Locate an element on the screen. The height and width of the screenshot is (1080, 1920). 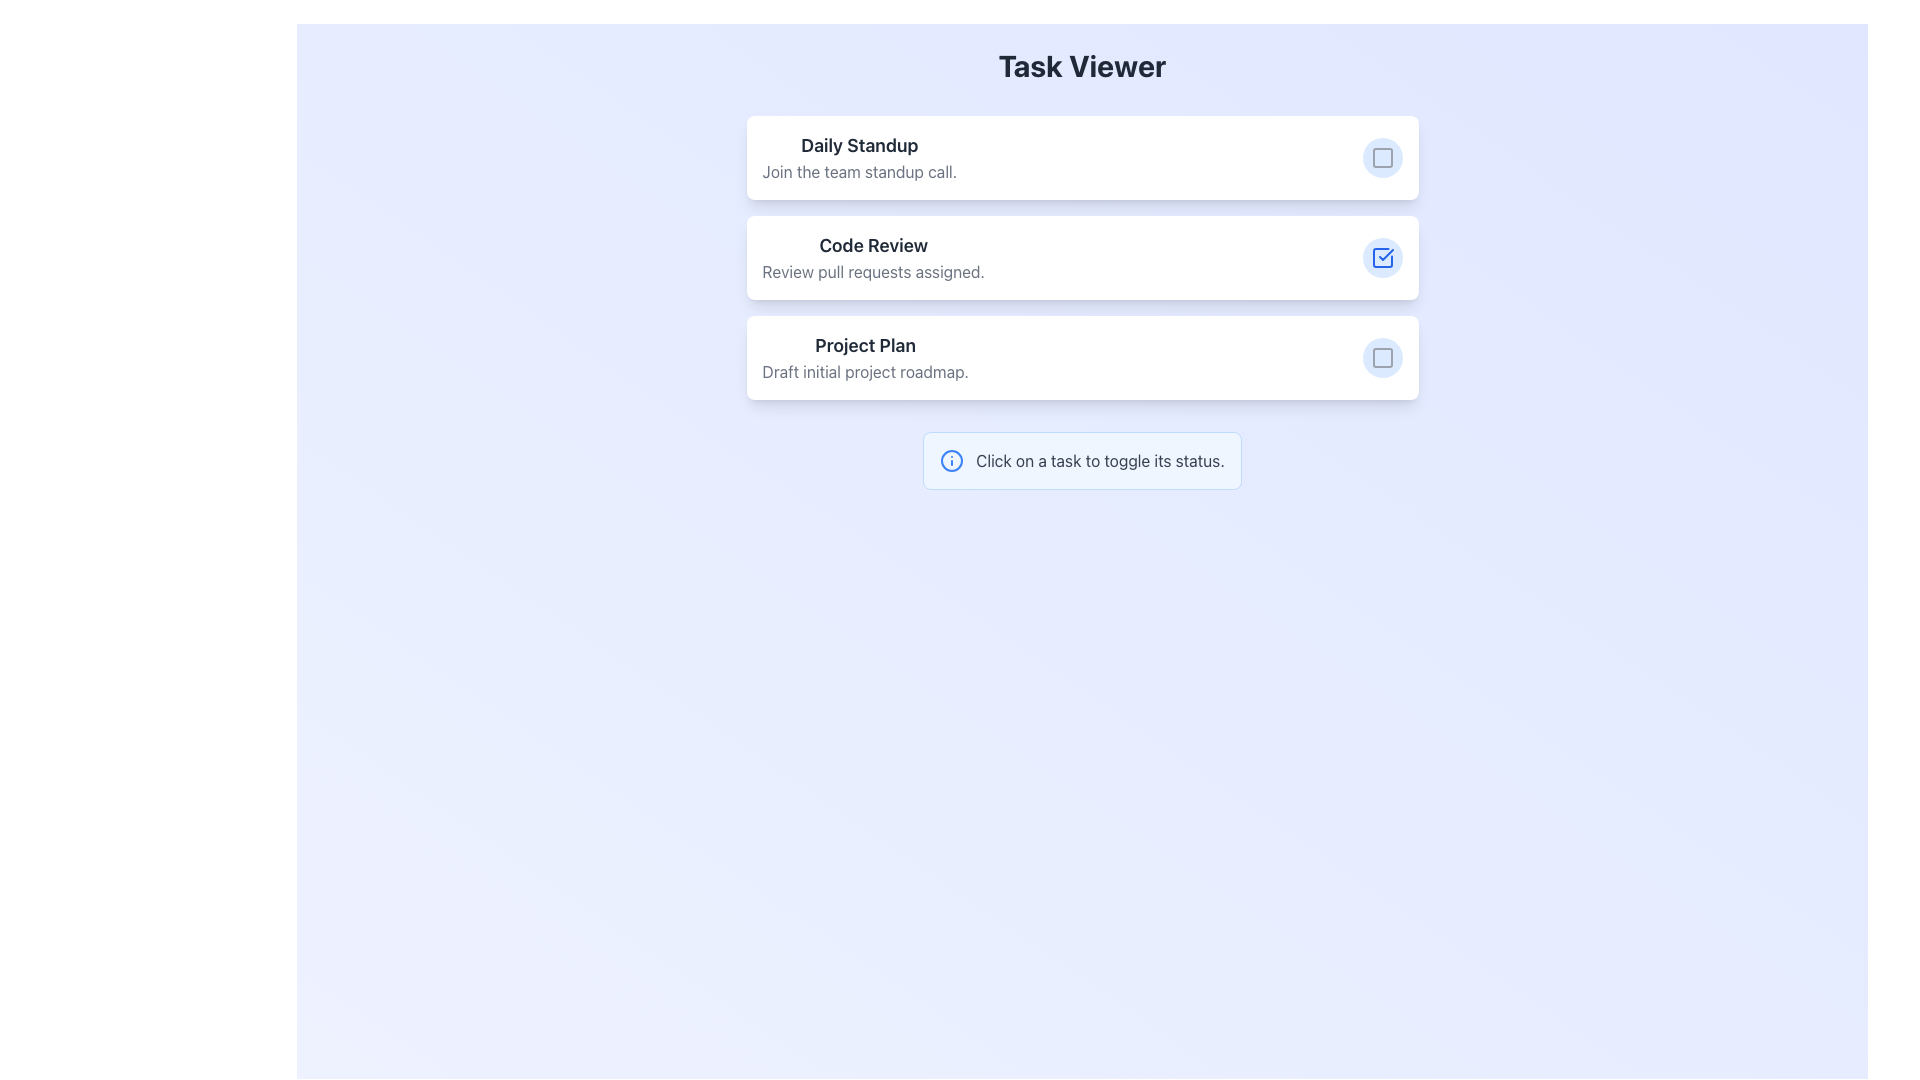
the static text label positioned directly under the 'Project Plan' title in the task item section is located at coordinates (865, 371).